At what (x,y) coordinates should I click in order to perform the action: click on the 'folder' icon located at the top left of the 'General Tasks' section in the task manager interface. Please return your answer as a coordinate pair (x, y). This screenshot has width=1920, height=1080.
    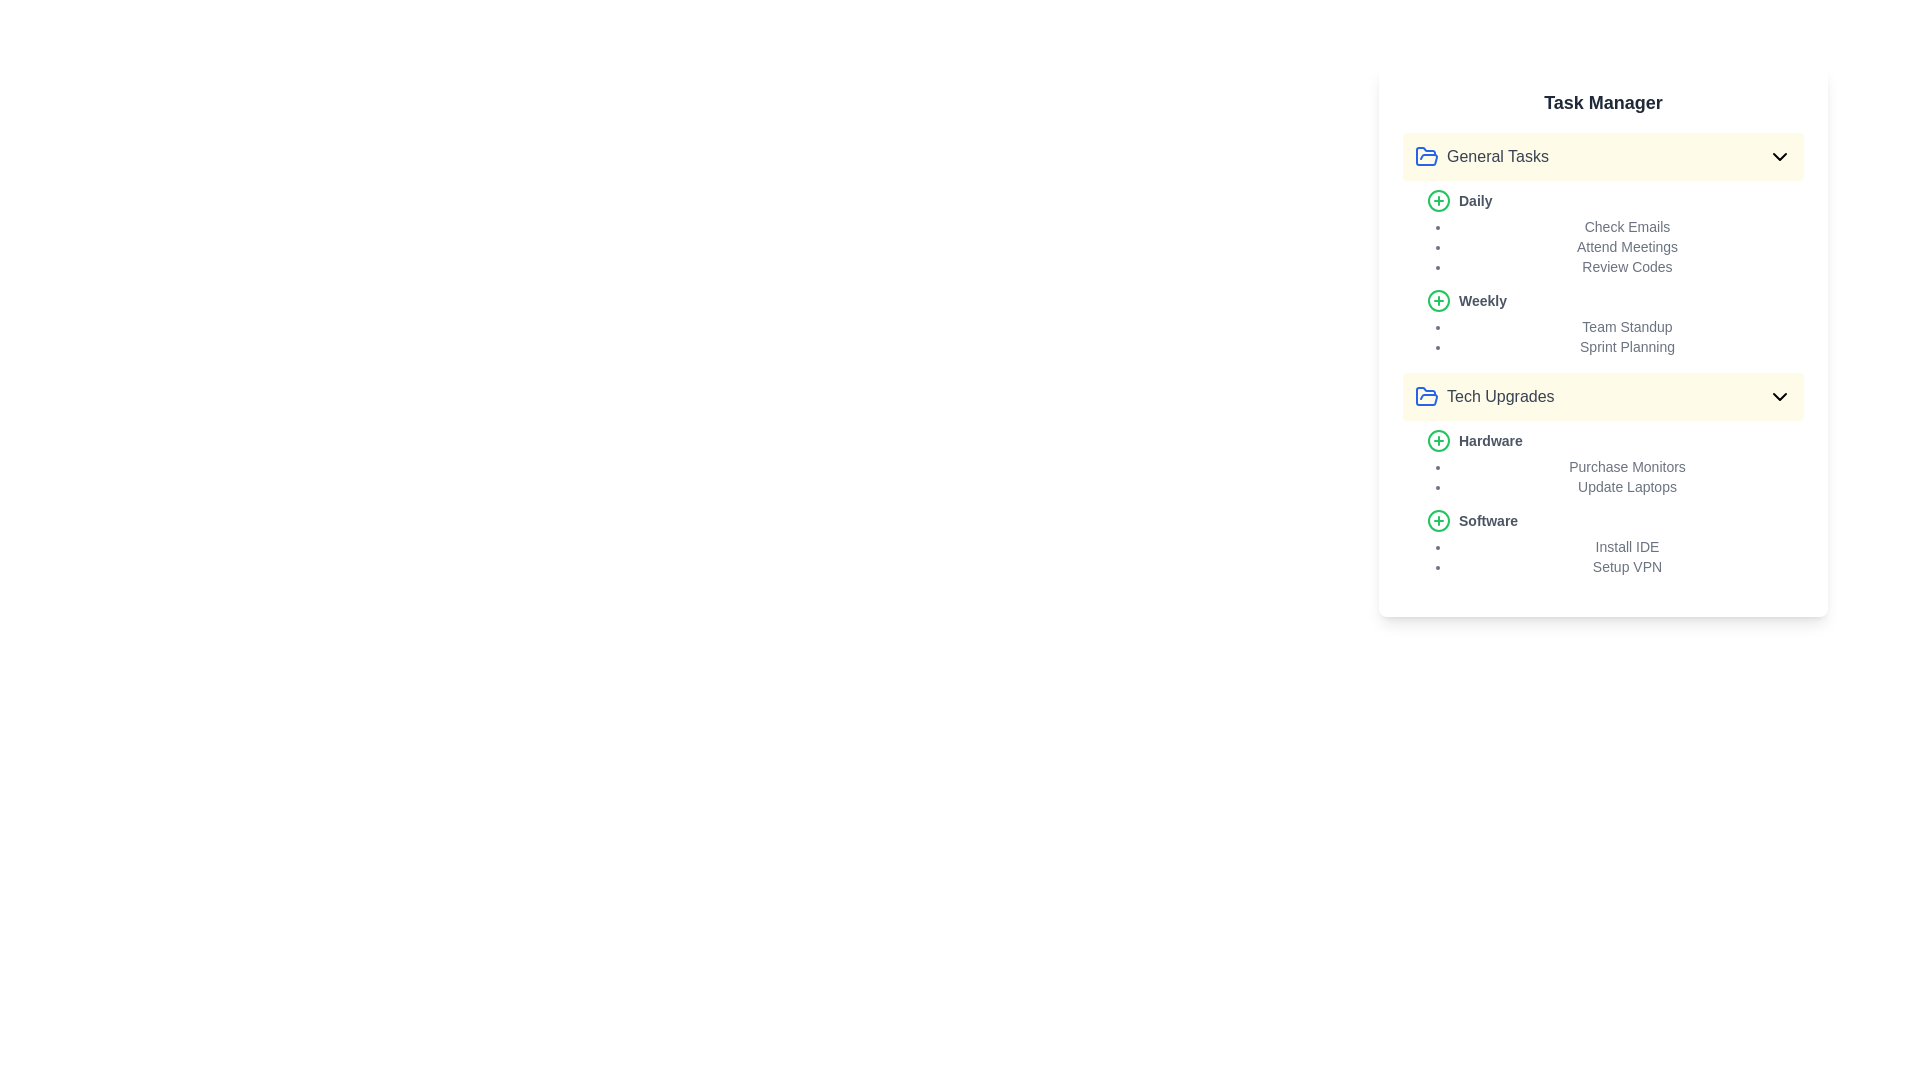
    Looking at the image, I should click on (1425, 396).